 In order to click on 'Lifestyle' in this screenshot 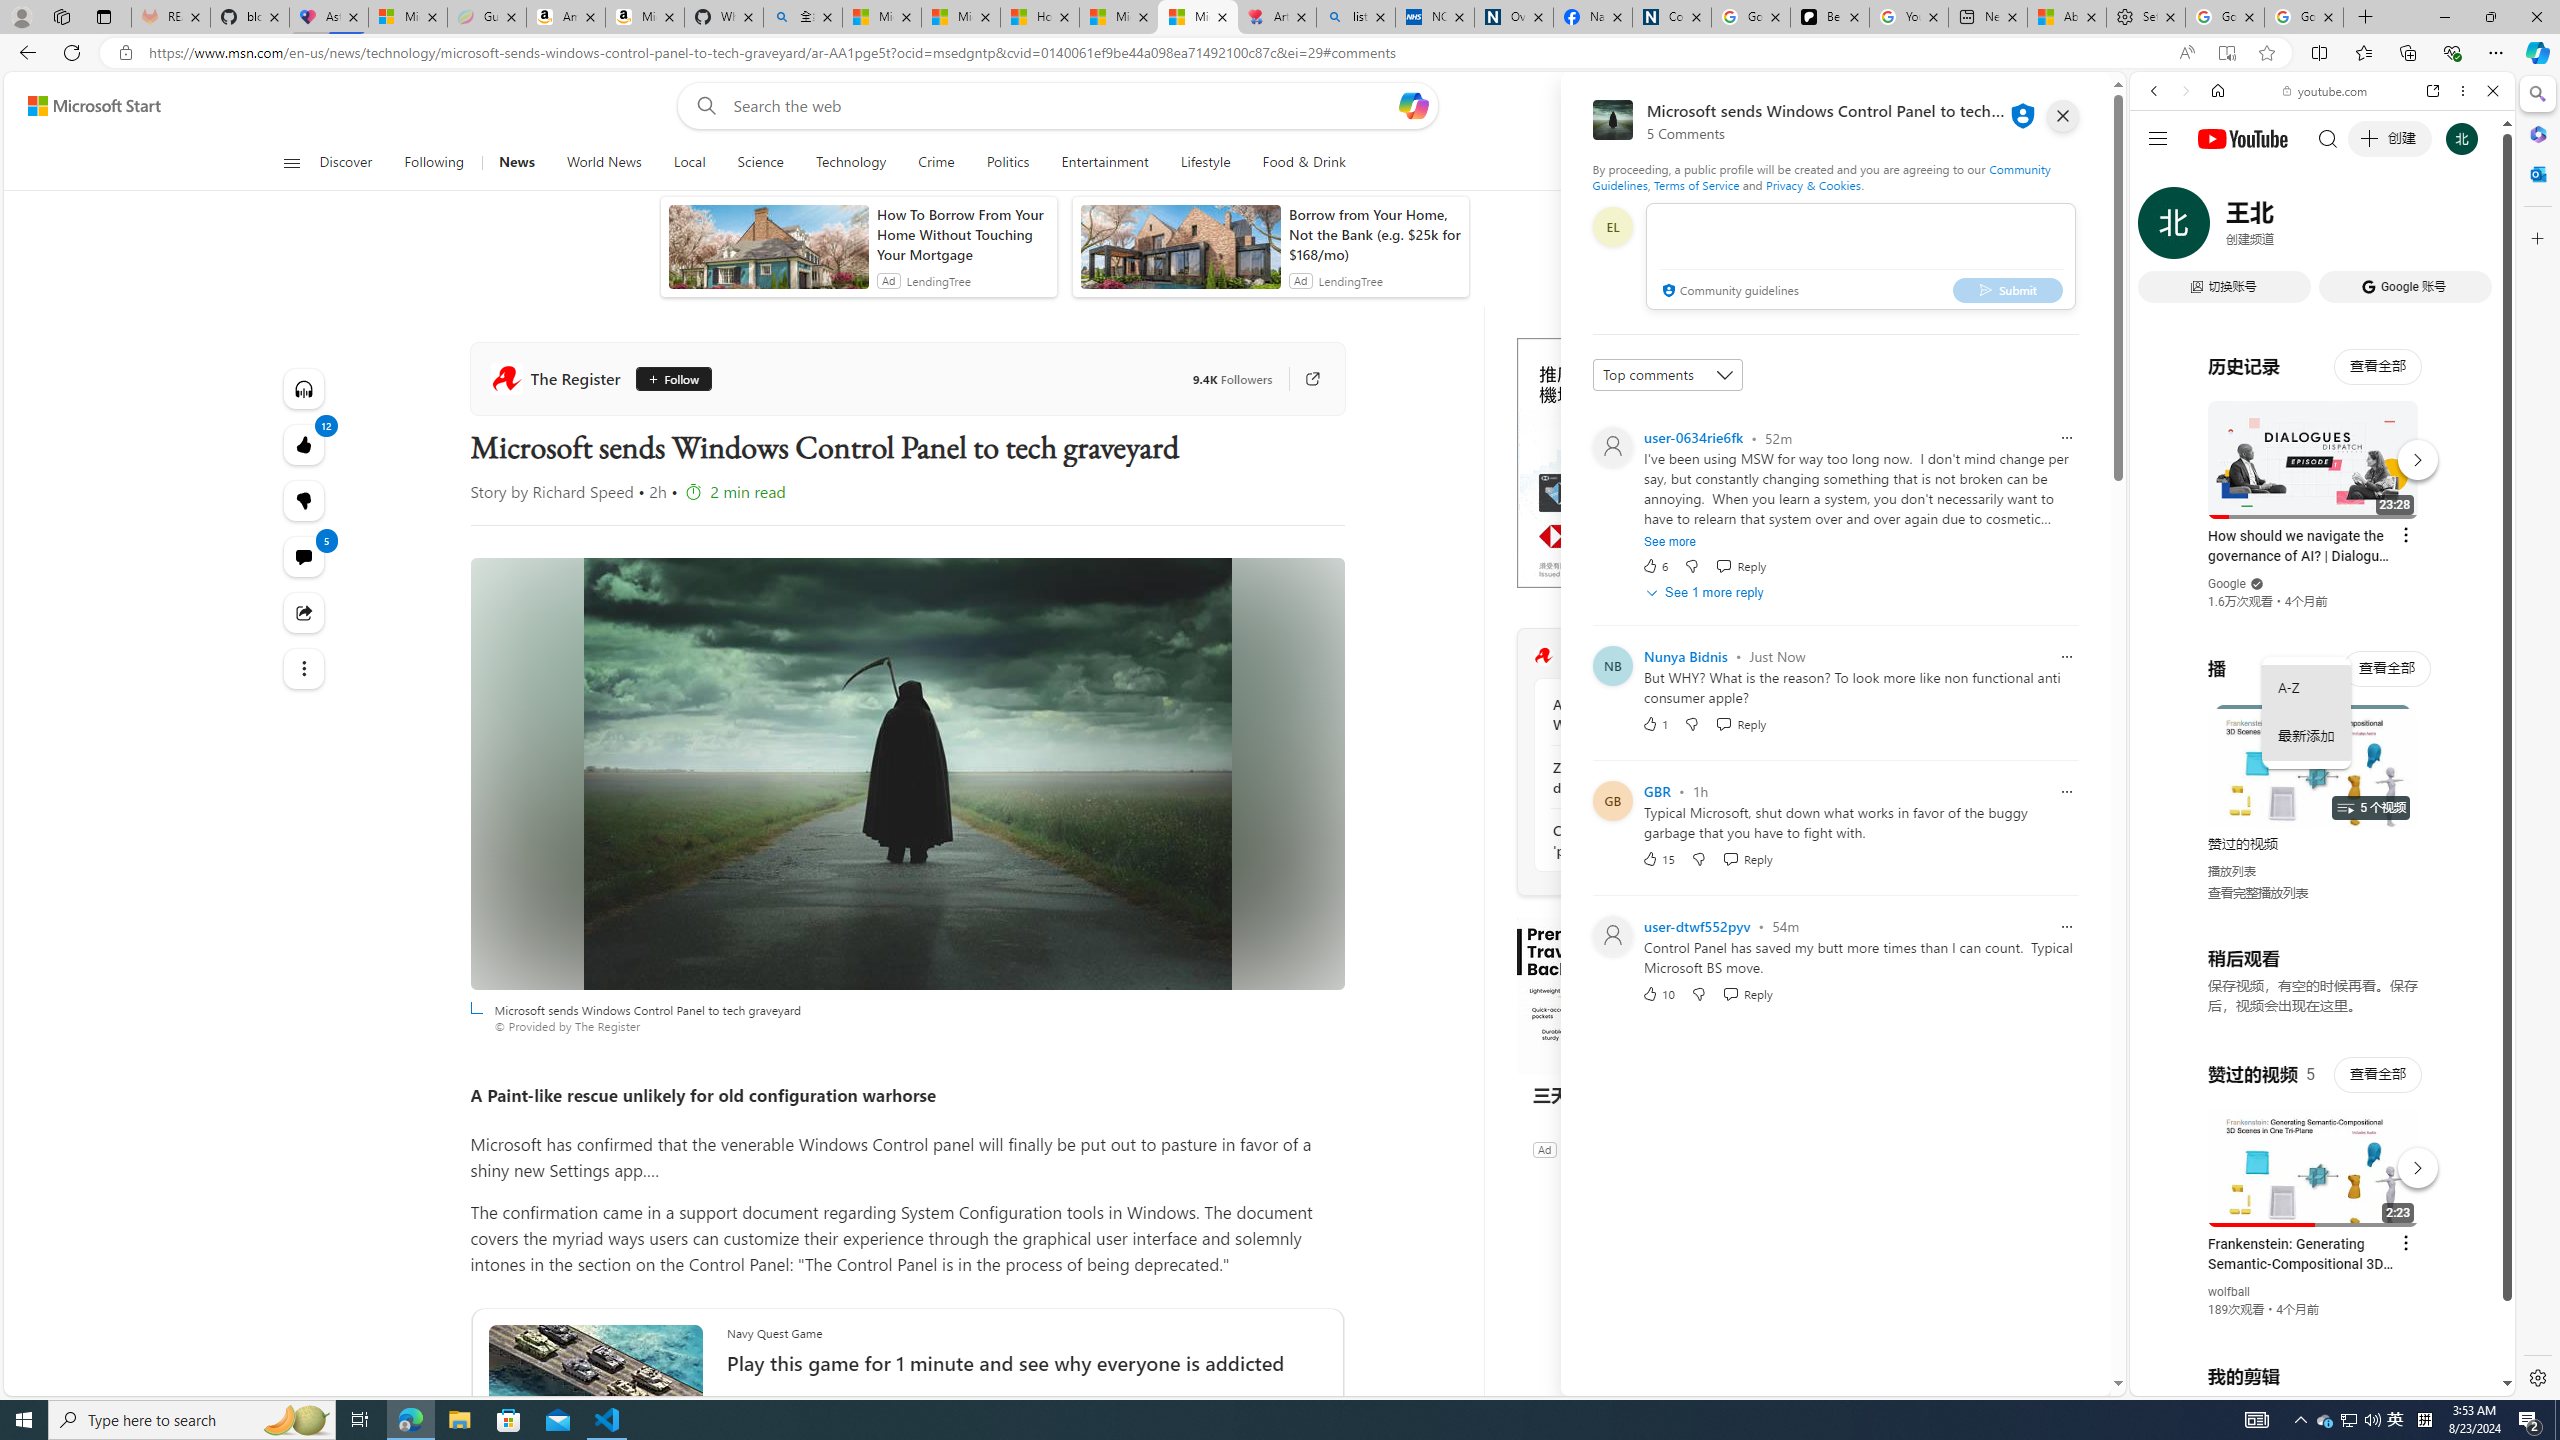, I will do `click(1204, 162)`.